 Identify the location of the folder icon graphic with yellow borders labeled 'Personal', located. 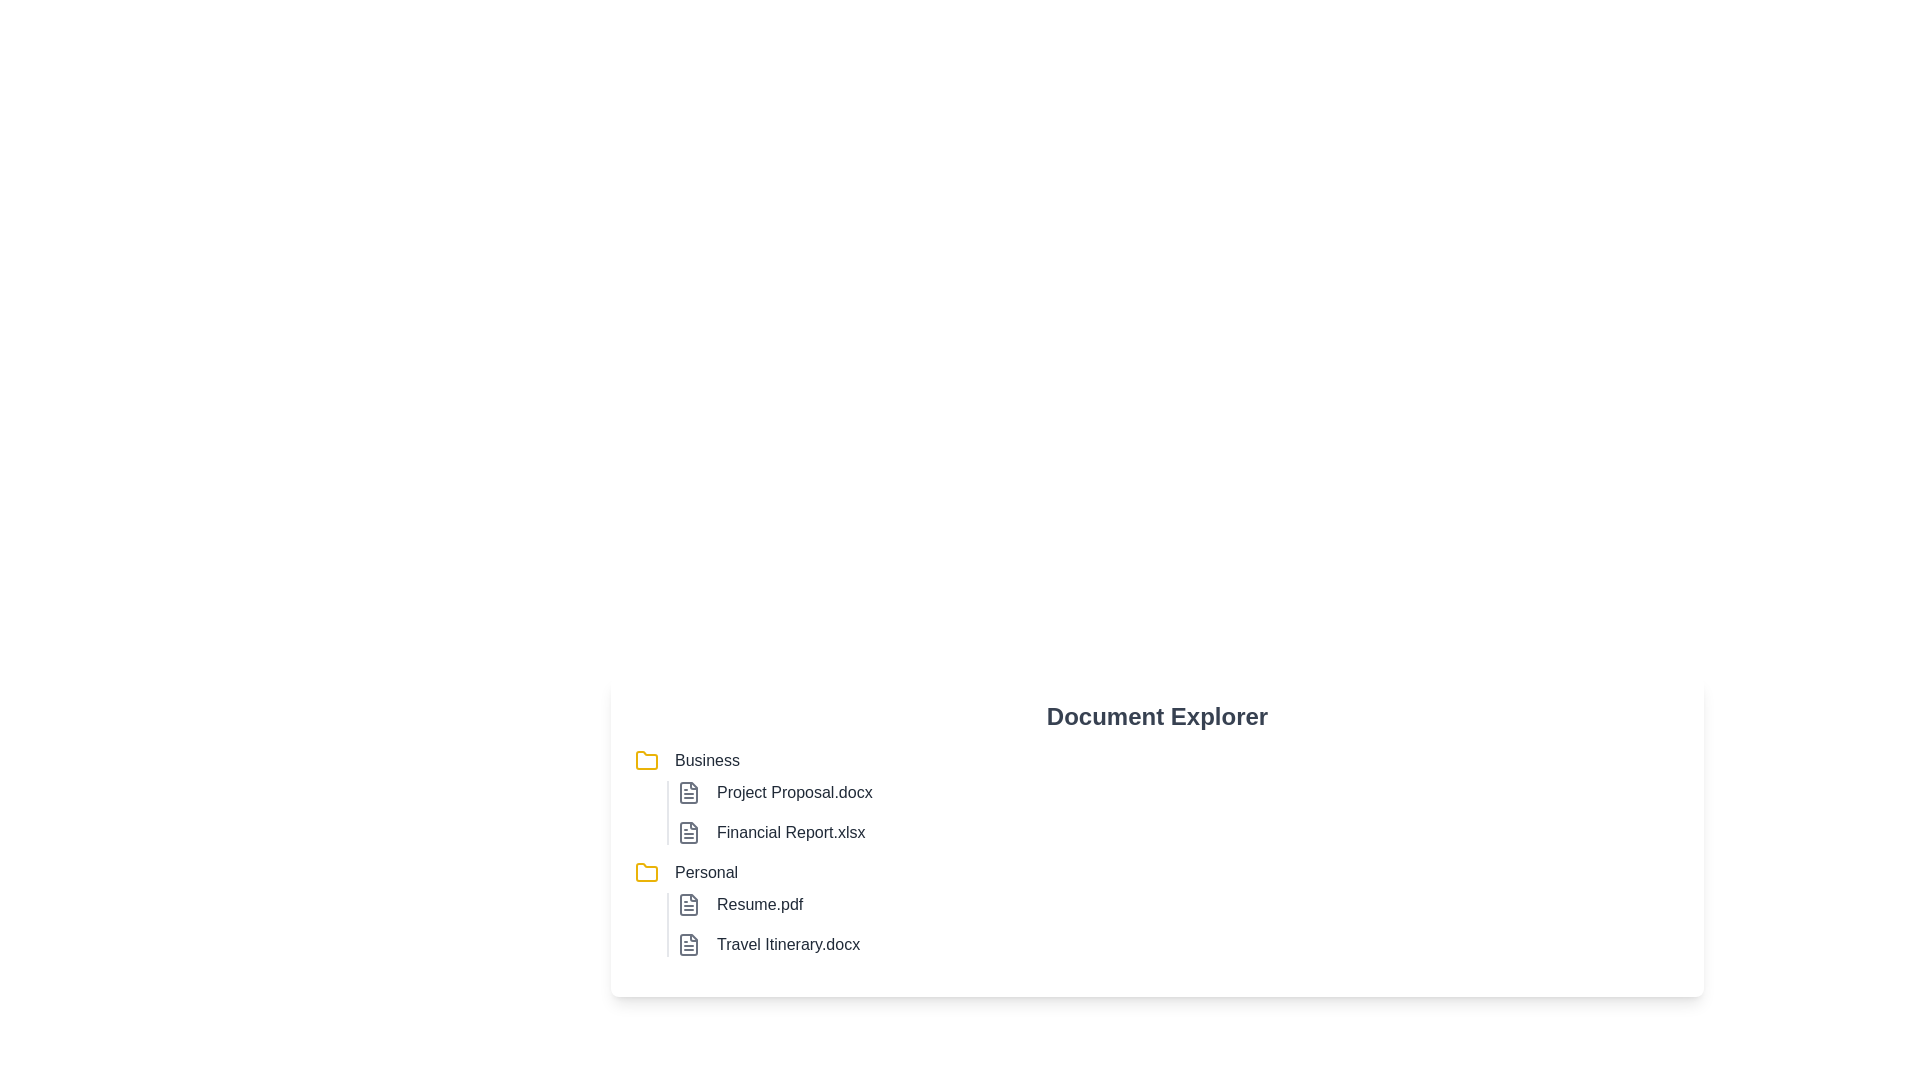
(647, 871).